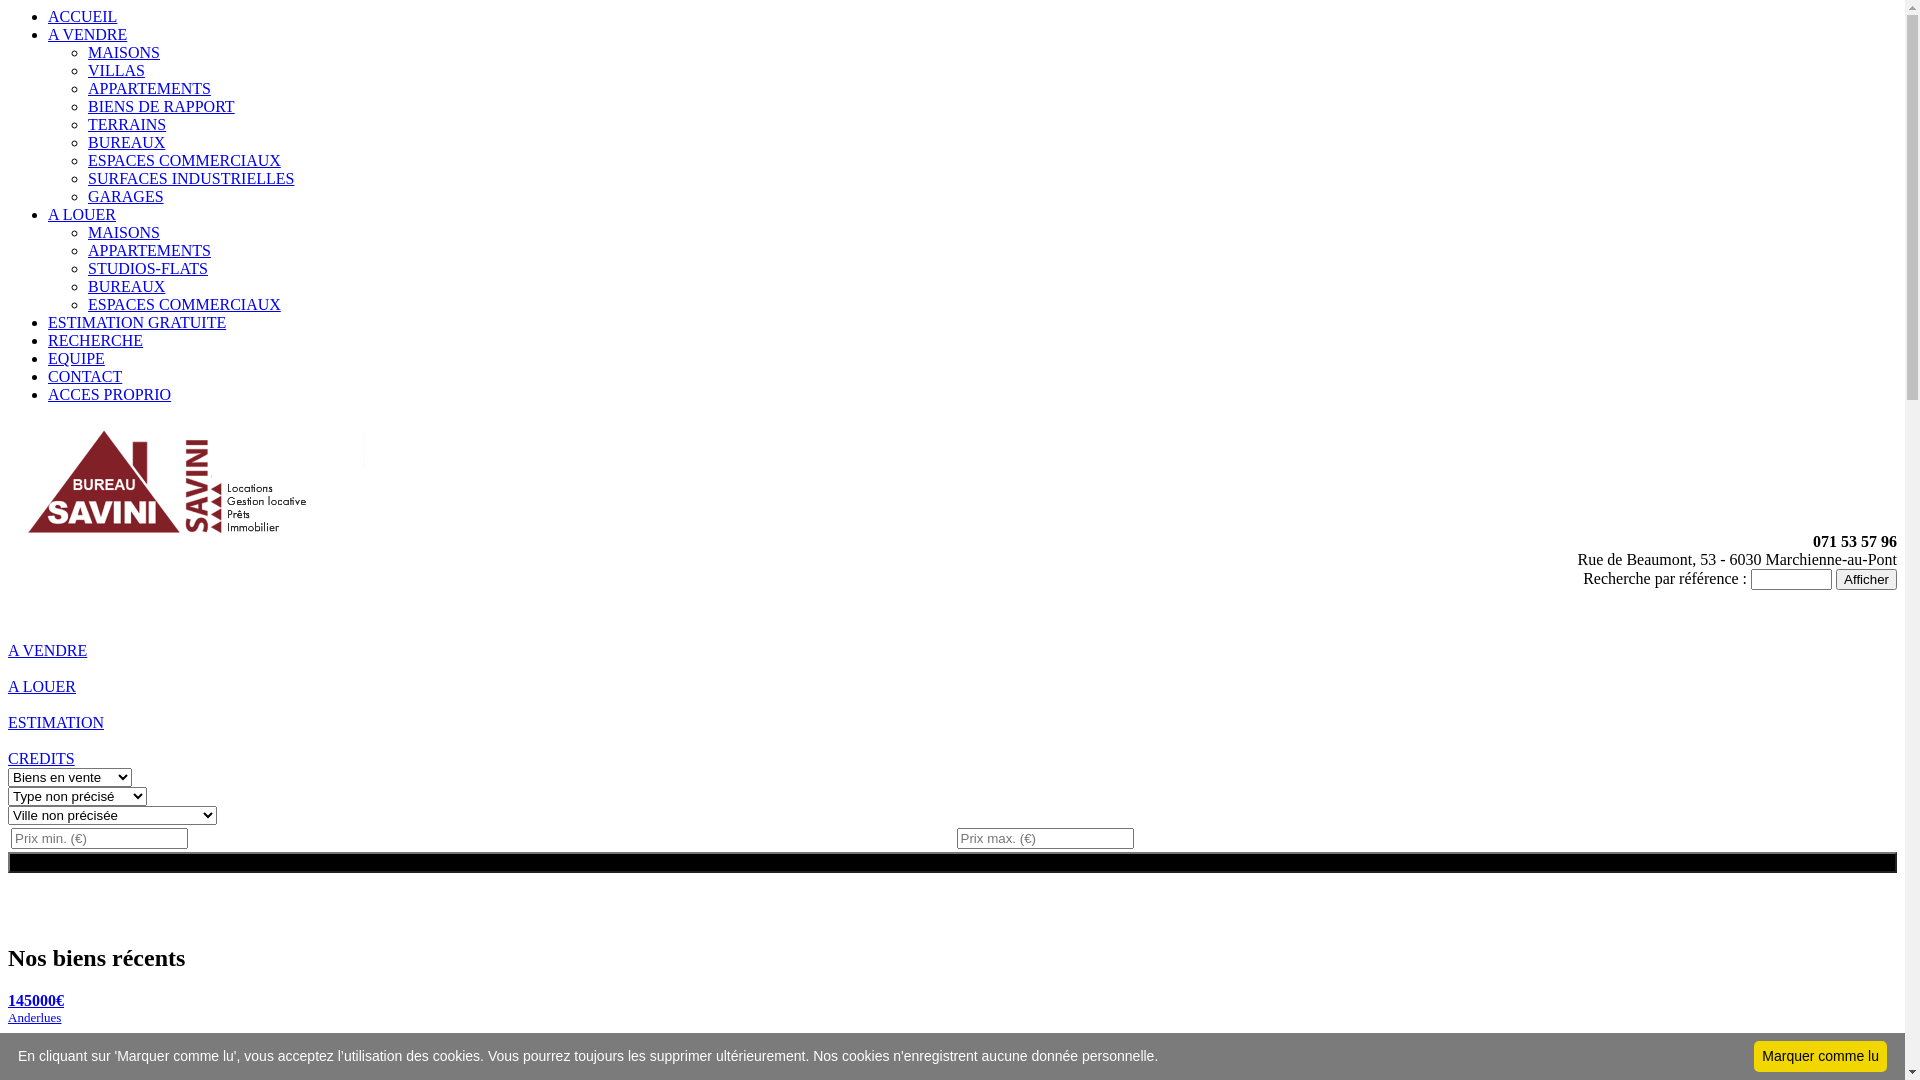 The height and width of the screenshot is (1080, 1920). I want to click on 'A VENDRE', so click(47, 659).